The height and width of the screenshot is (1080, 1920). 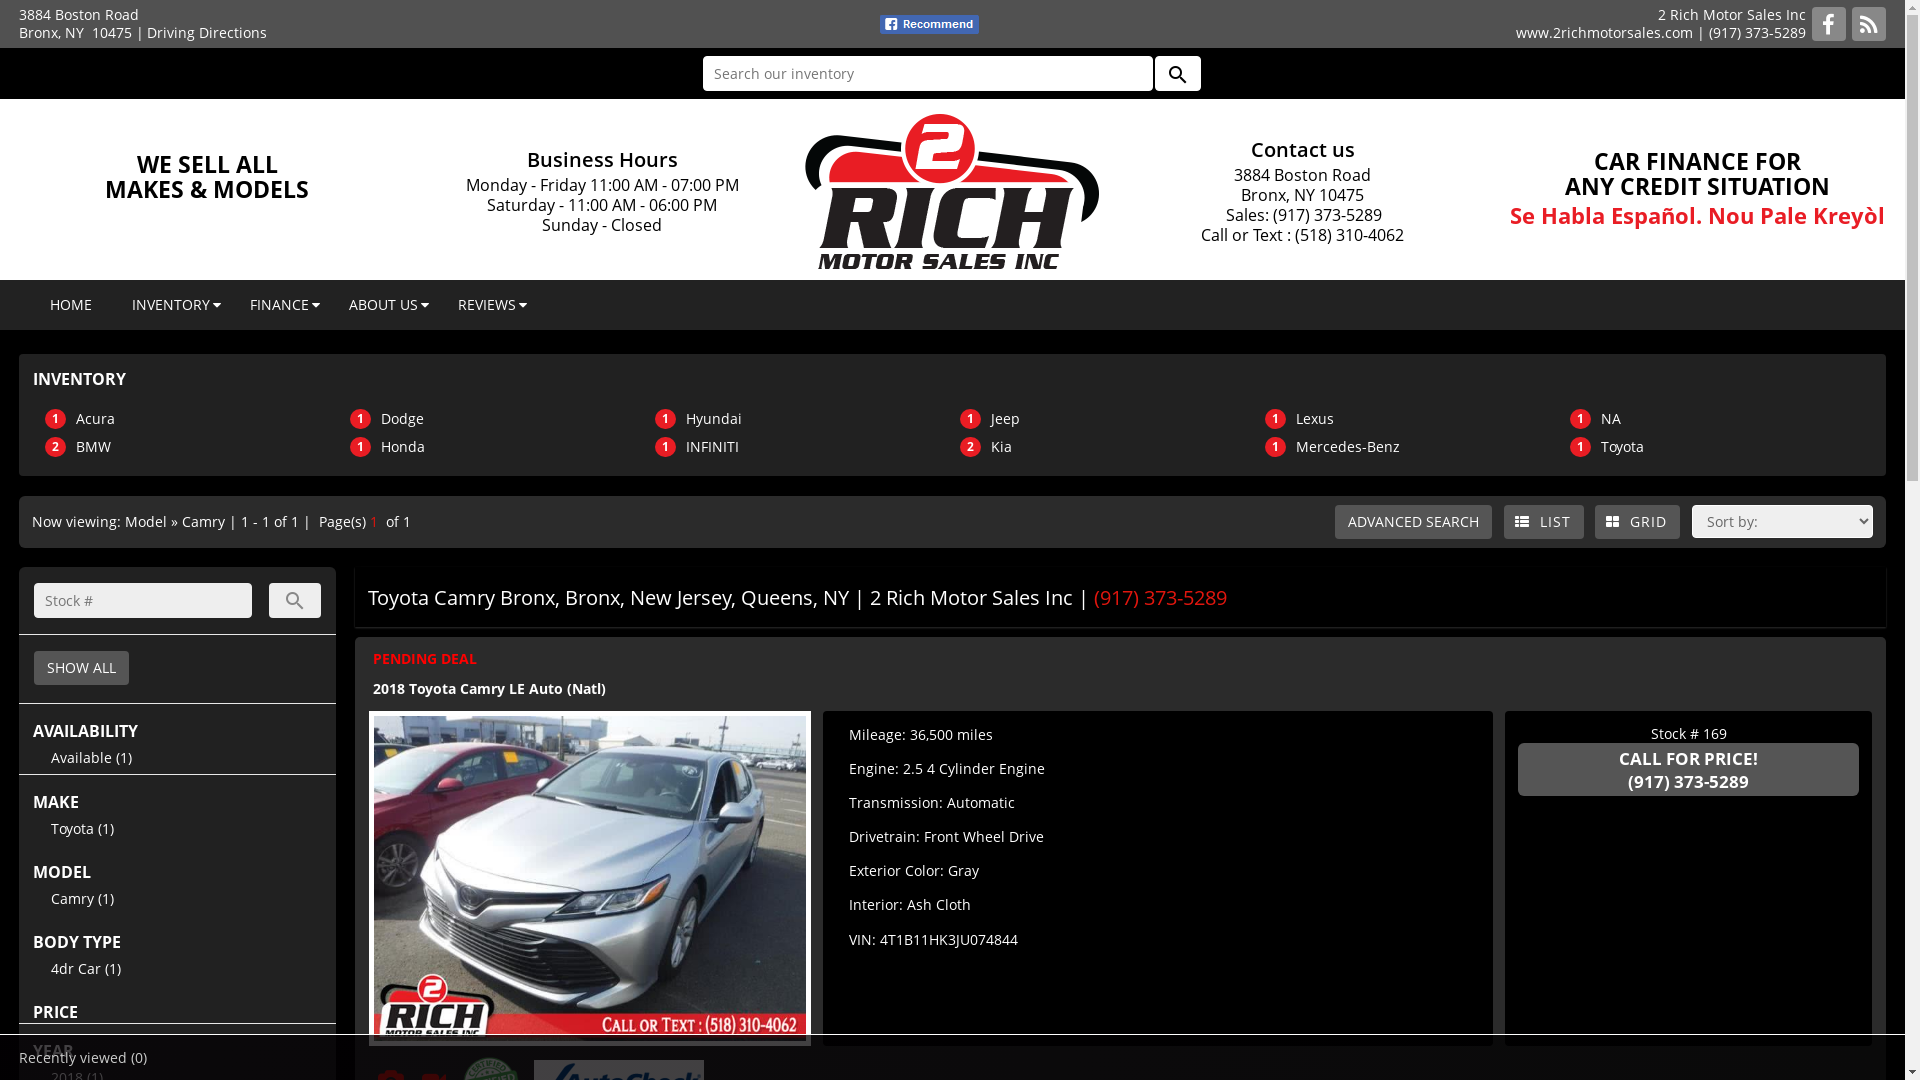 I want to click on 'SHOW ALL', so click(x=80, y=667).